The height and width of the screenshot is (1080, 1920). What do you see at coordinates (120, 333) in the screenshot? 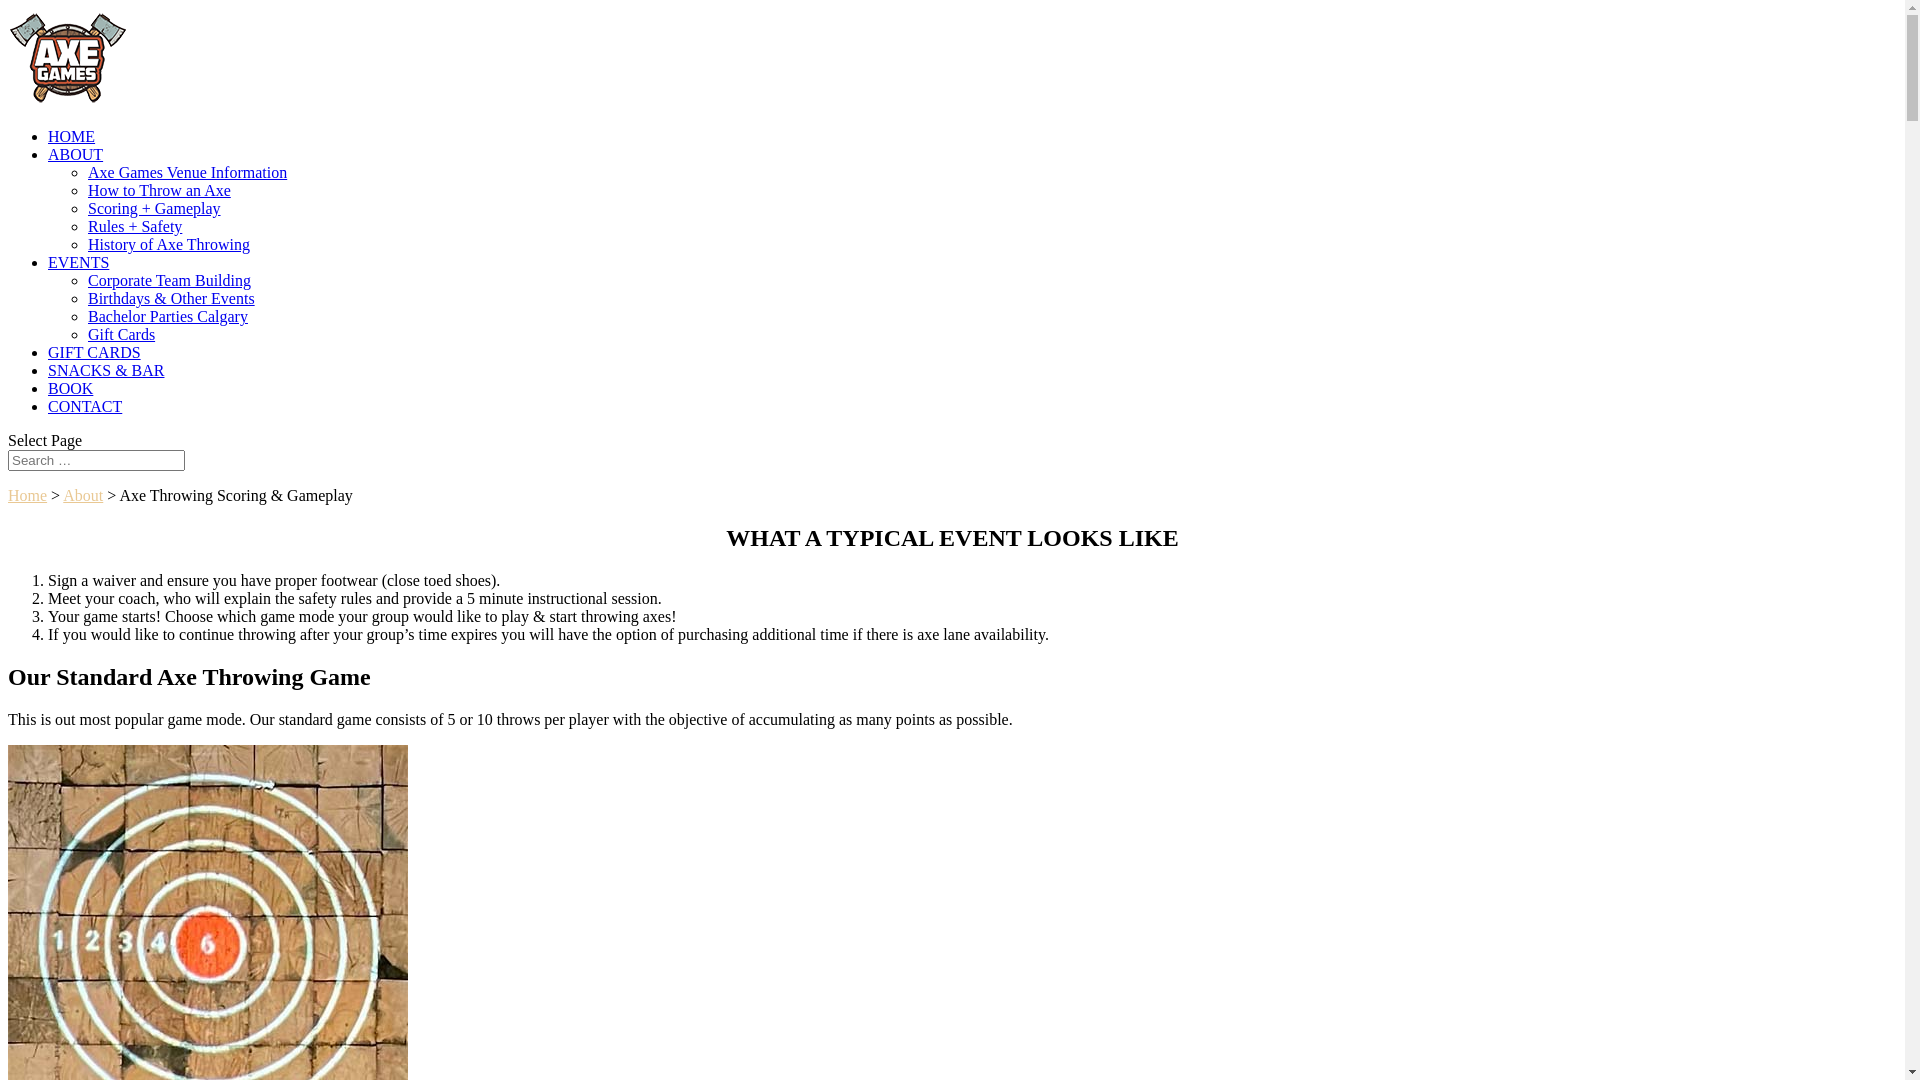
I see `'Gift Cards'` at bounding box center [120, 333].